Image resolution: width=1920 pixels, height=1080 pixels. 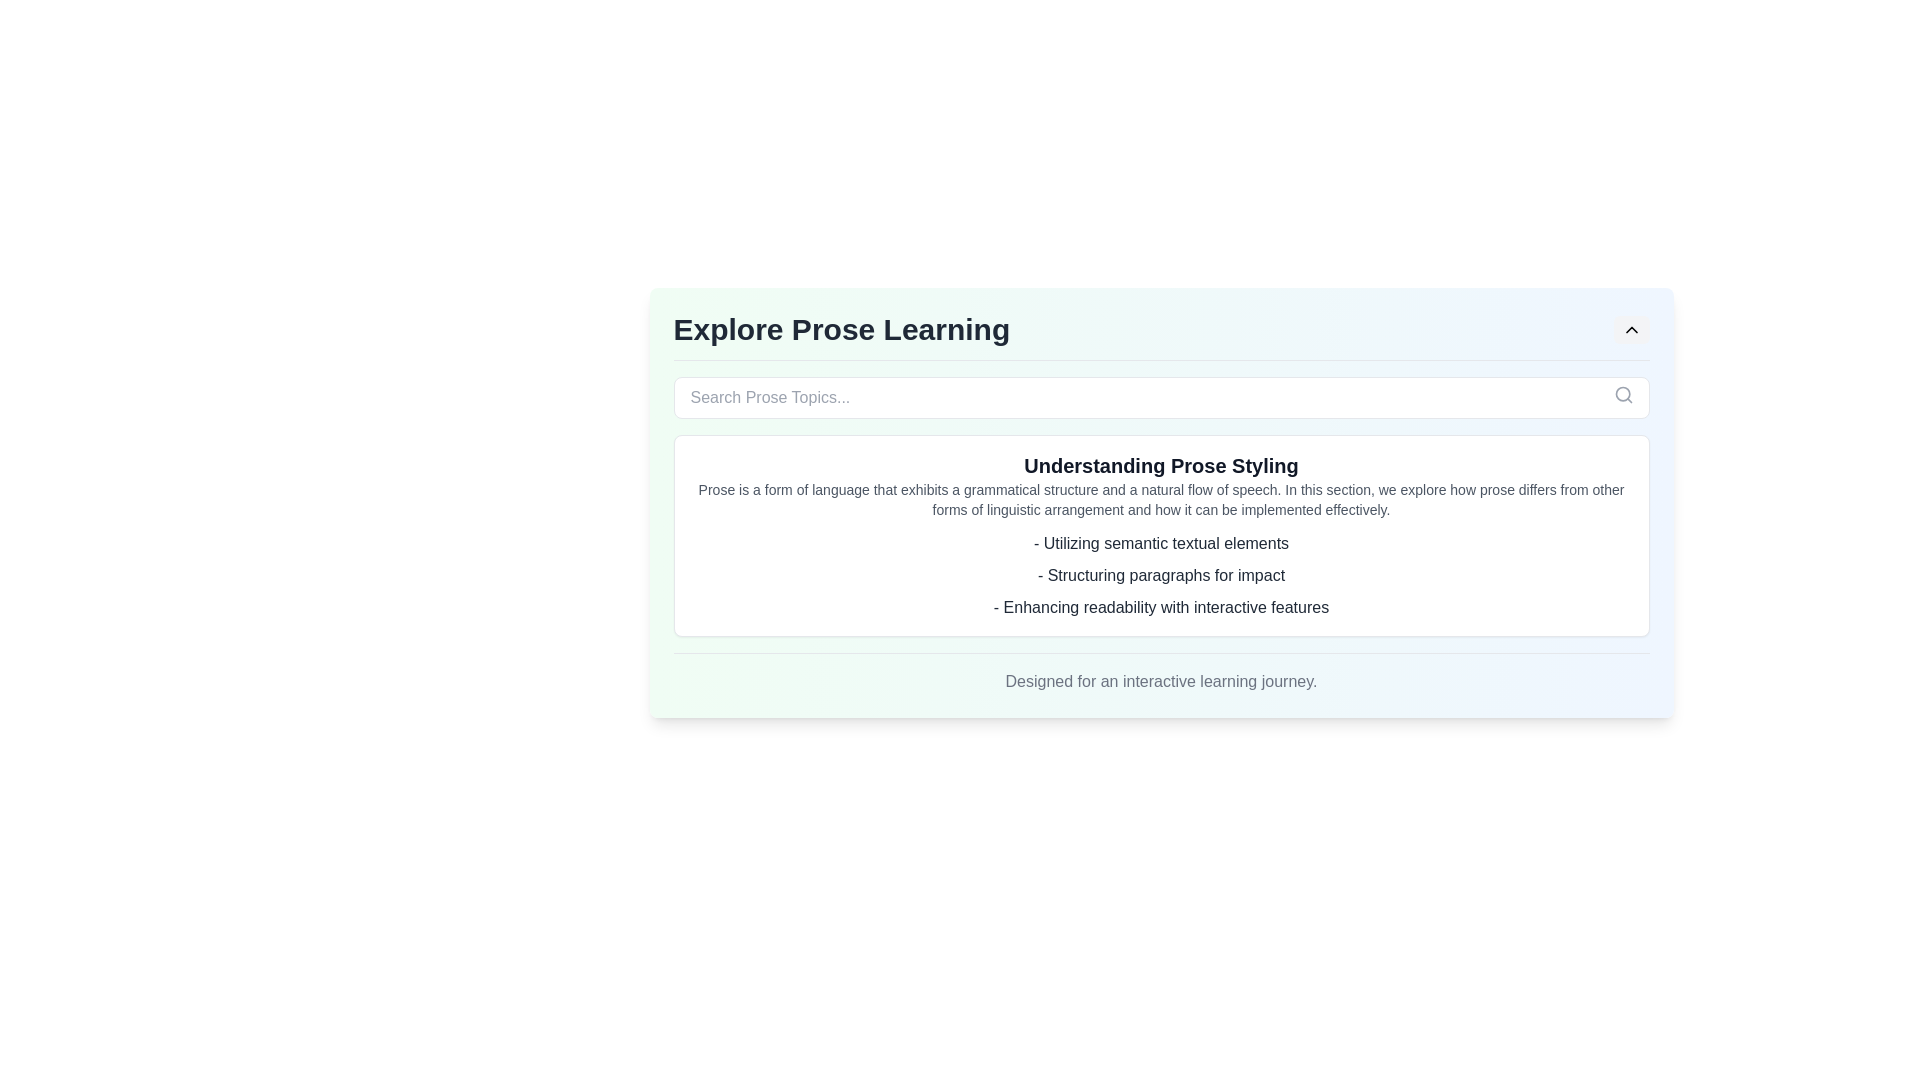 I want to click on the text element that reads '- Enhancing readability with interactive features', which is the third item in a bulleted list under the section 'Understanding Prose Styling', so click(x=1161, y=607).